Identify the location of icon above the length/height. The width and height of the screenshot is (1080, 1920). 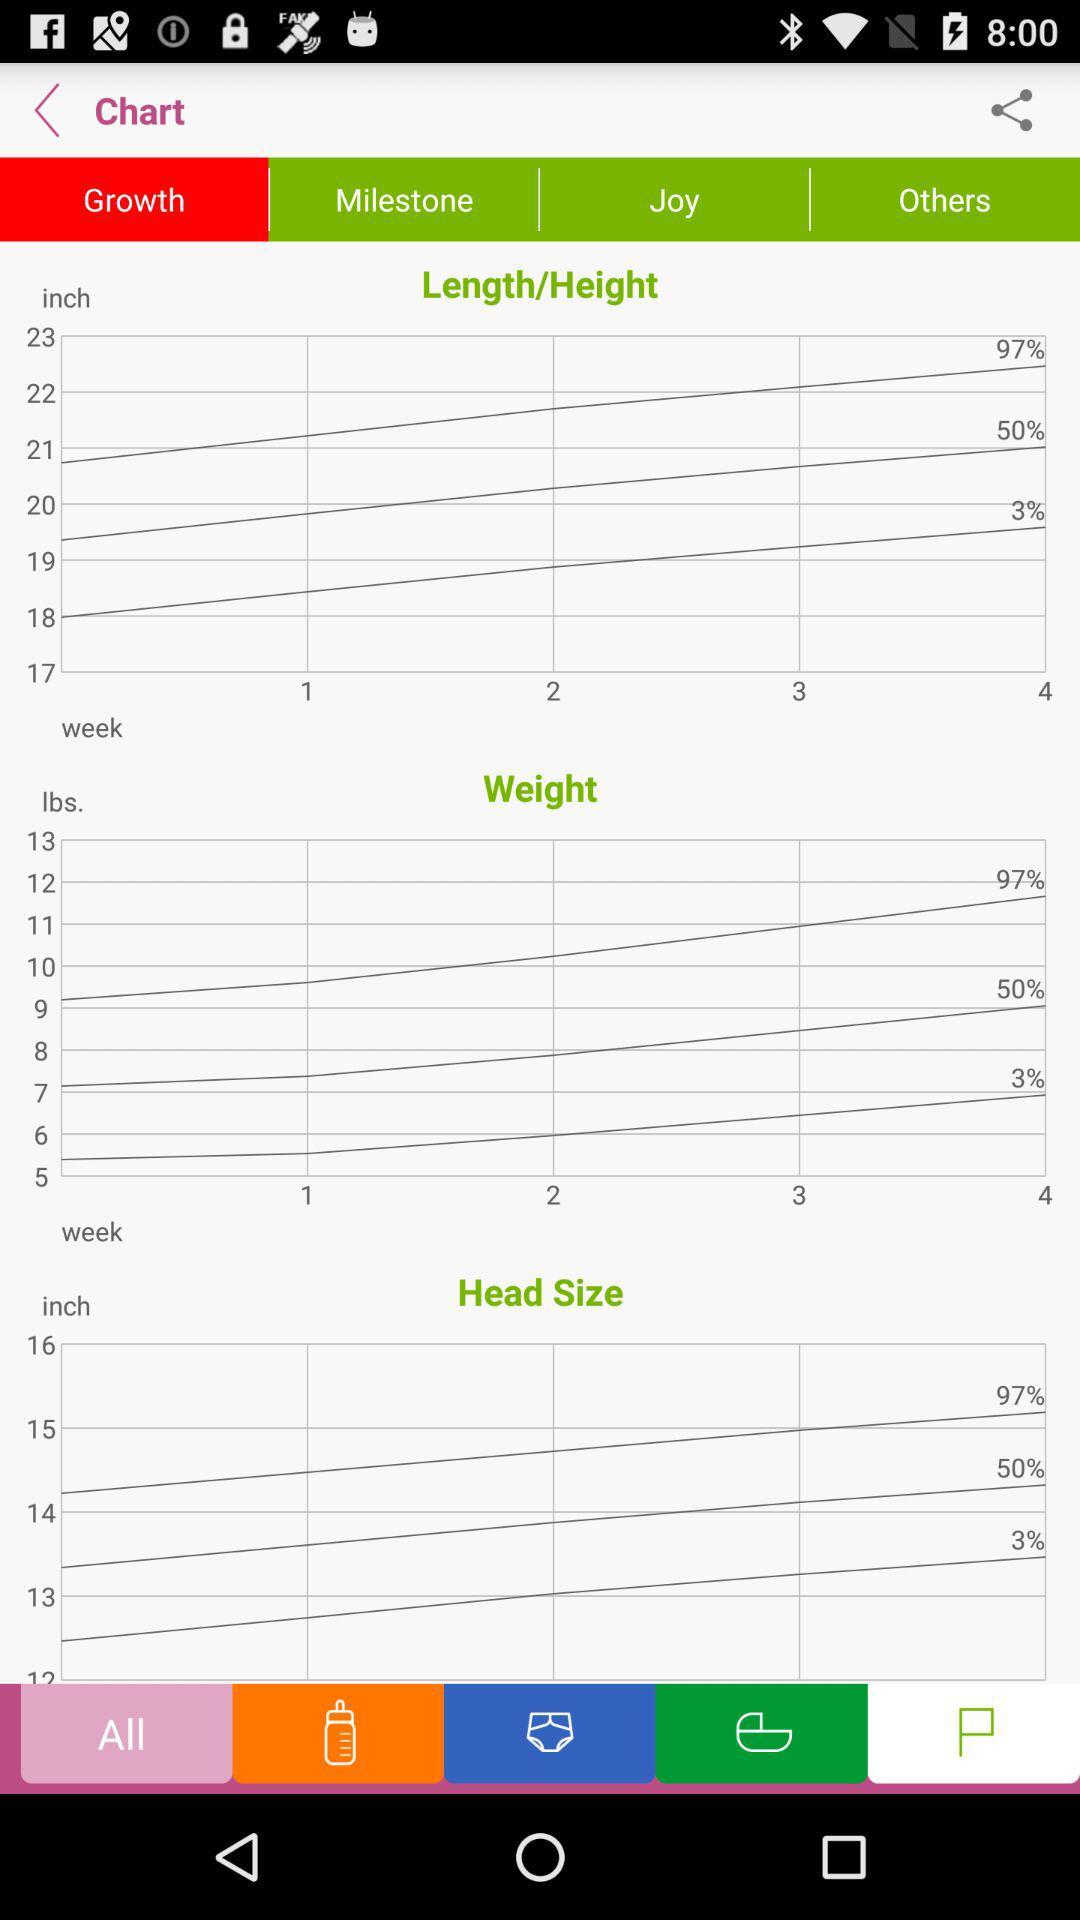
(945, 199).